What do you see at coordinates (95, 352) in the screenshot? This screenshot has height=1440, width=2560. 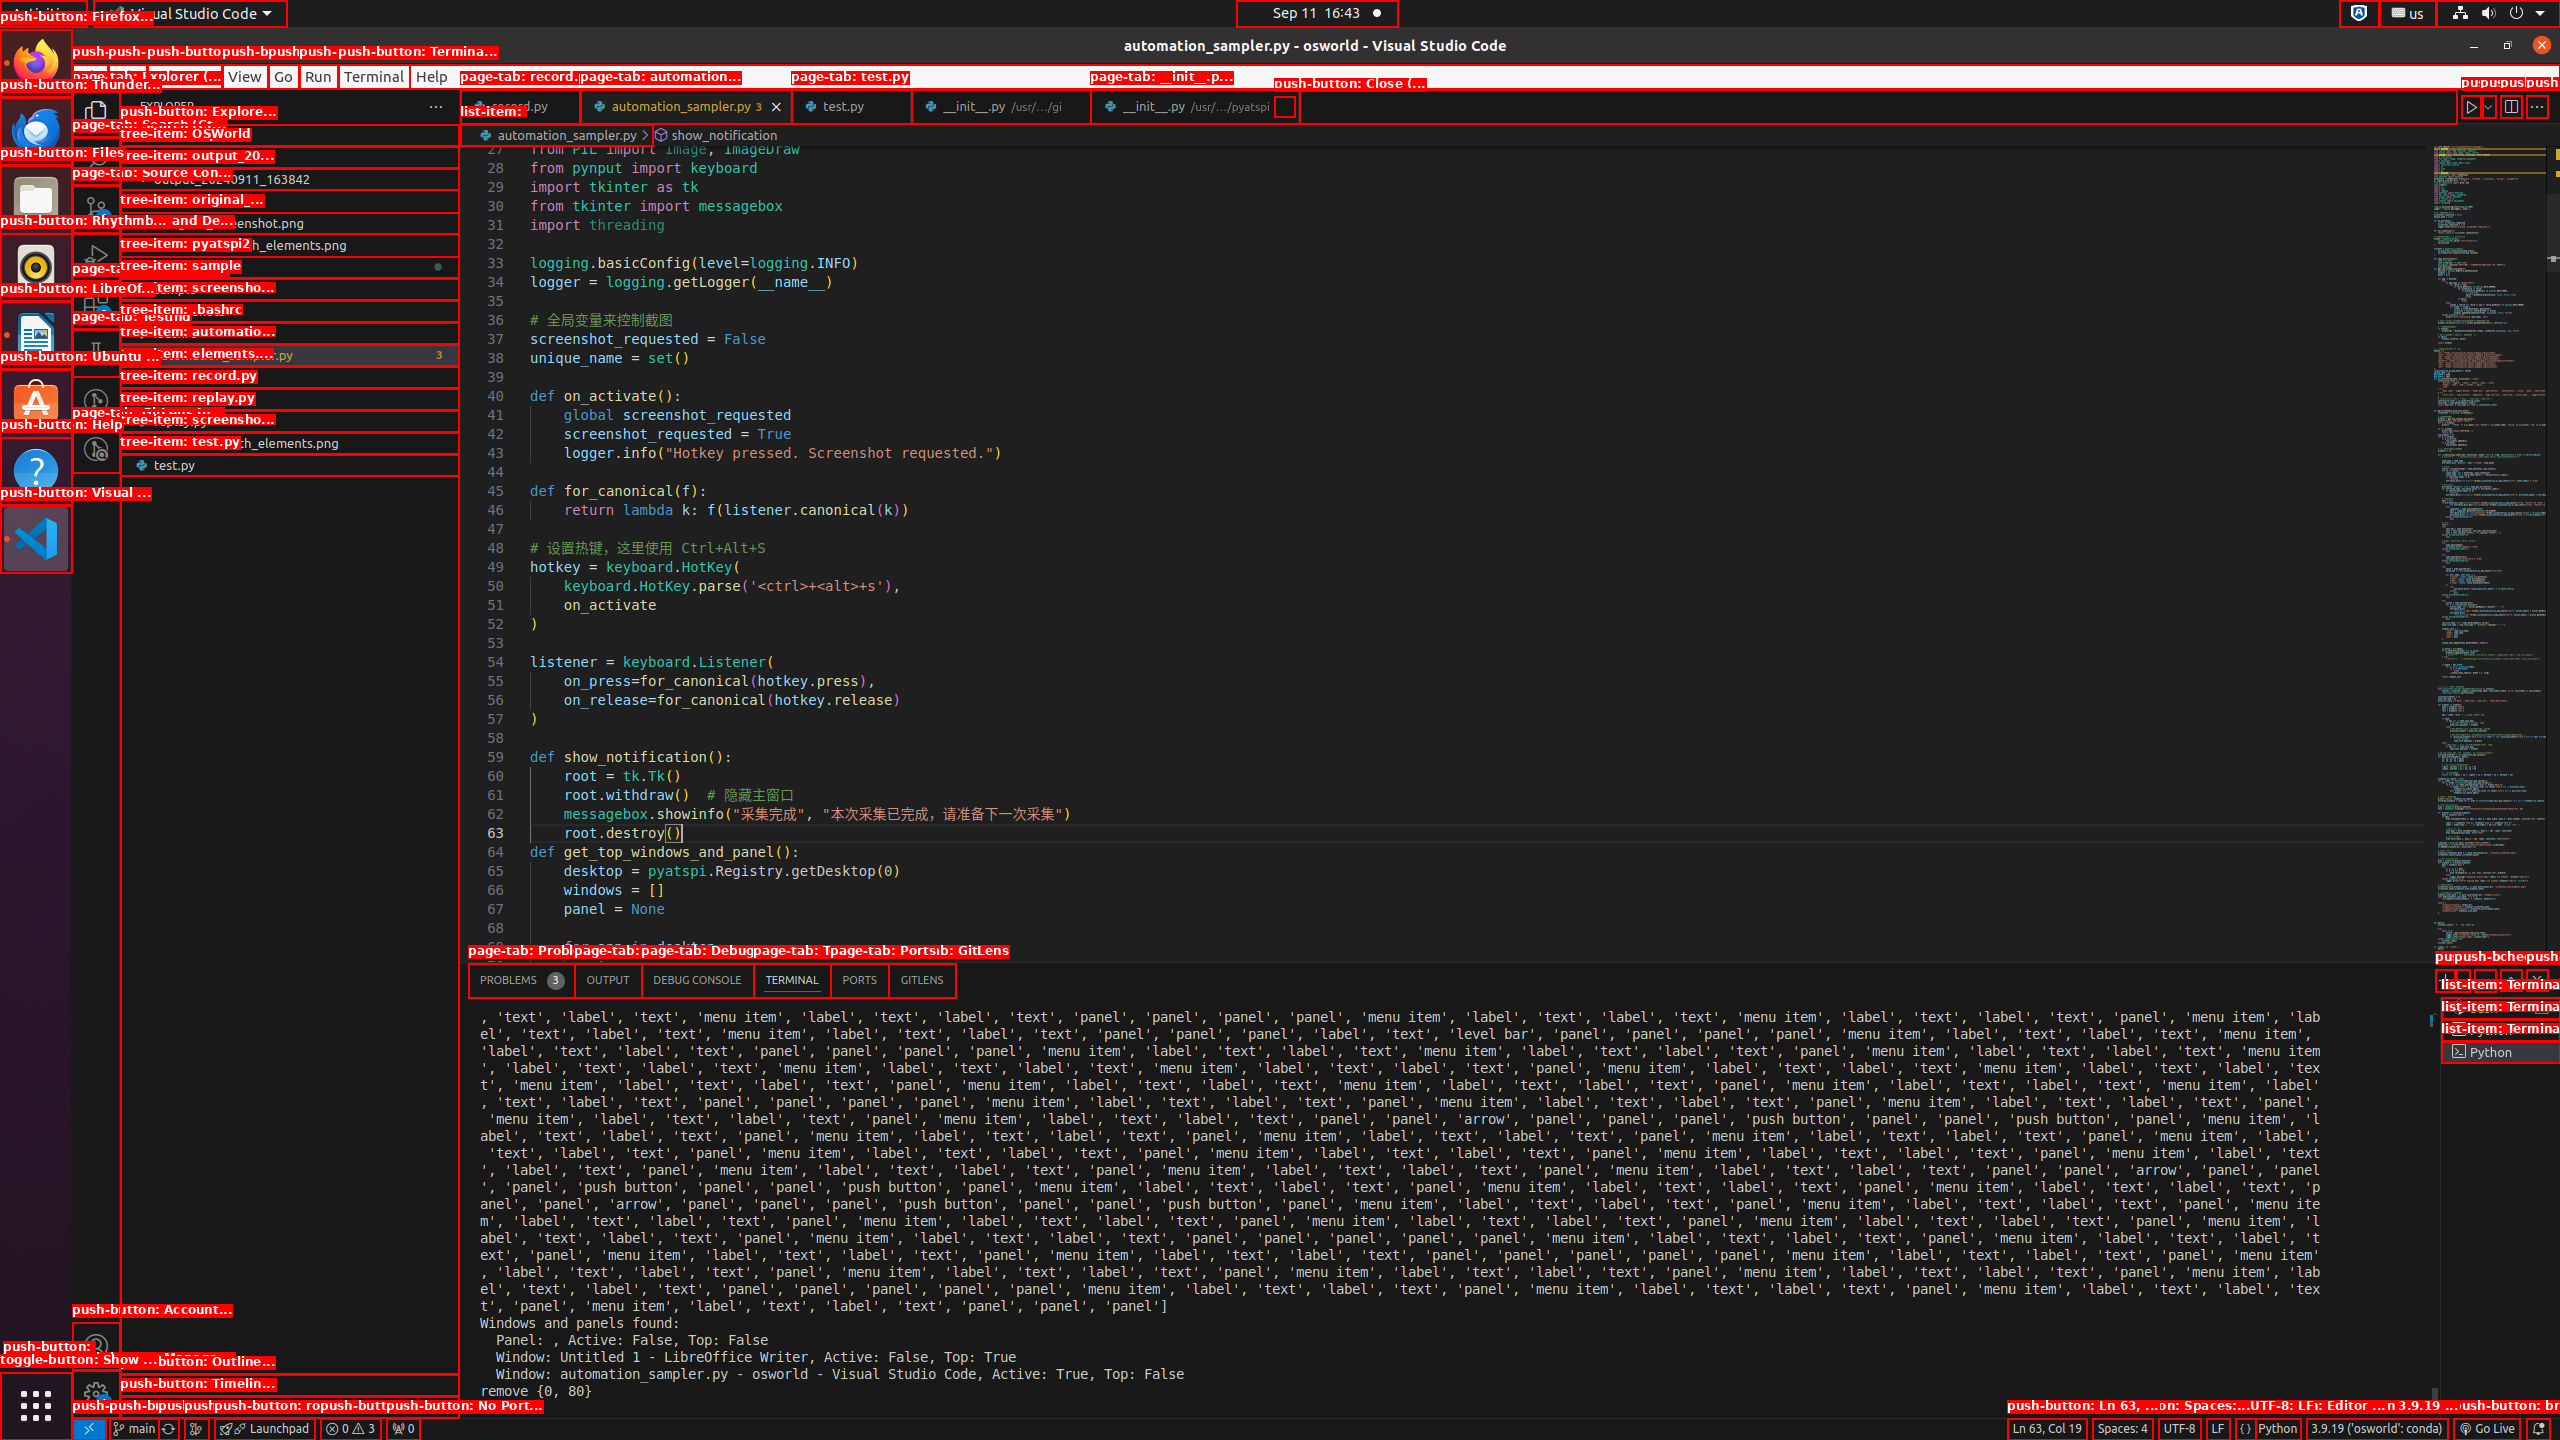 I see `'Testing'` at bounding box center [95, 352].